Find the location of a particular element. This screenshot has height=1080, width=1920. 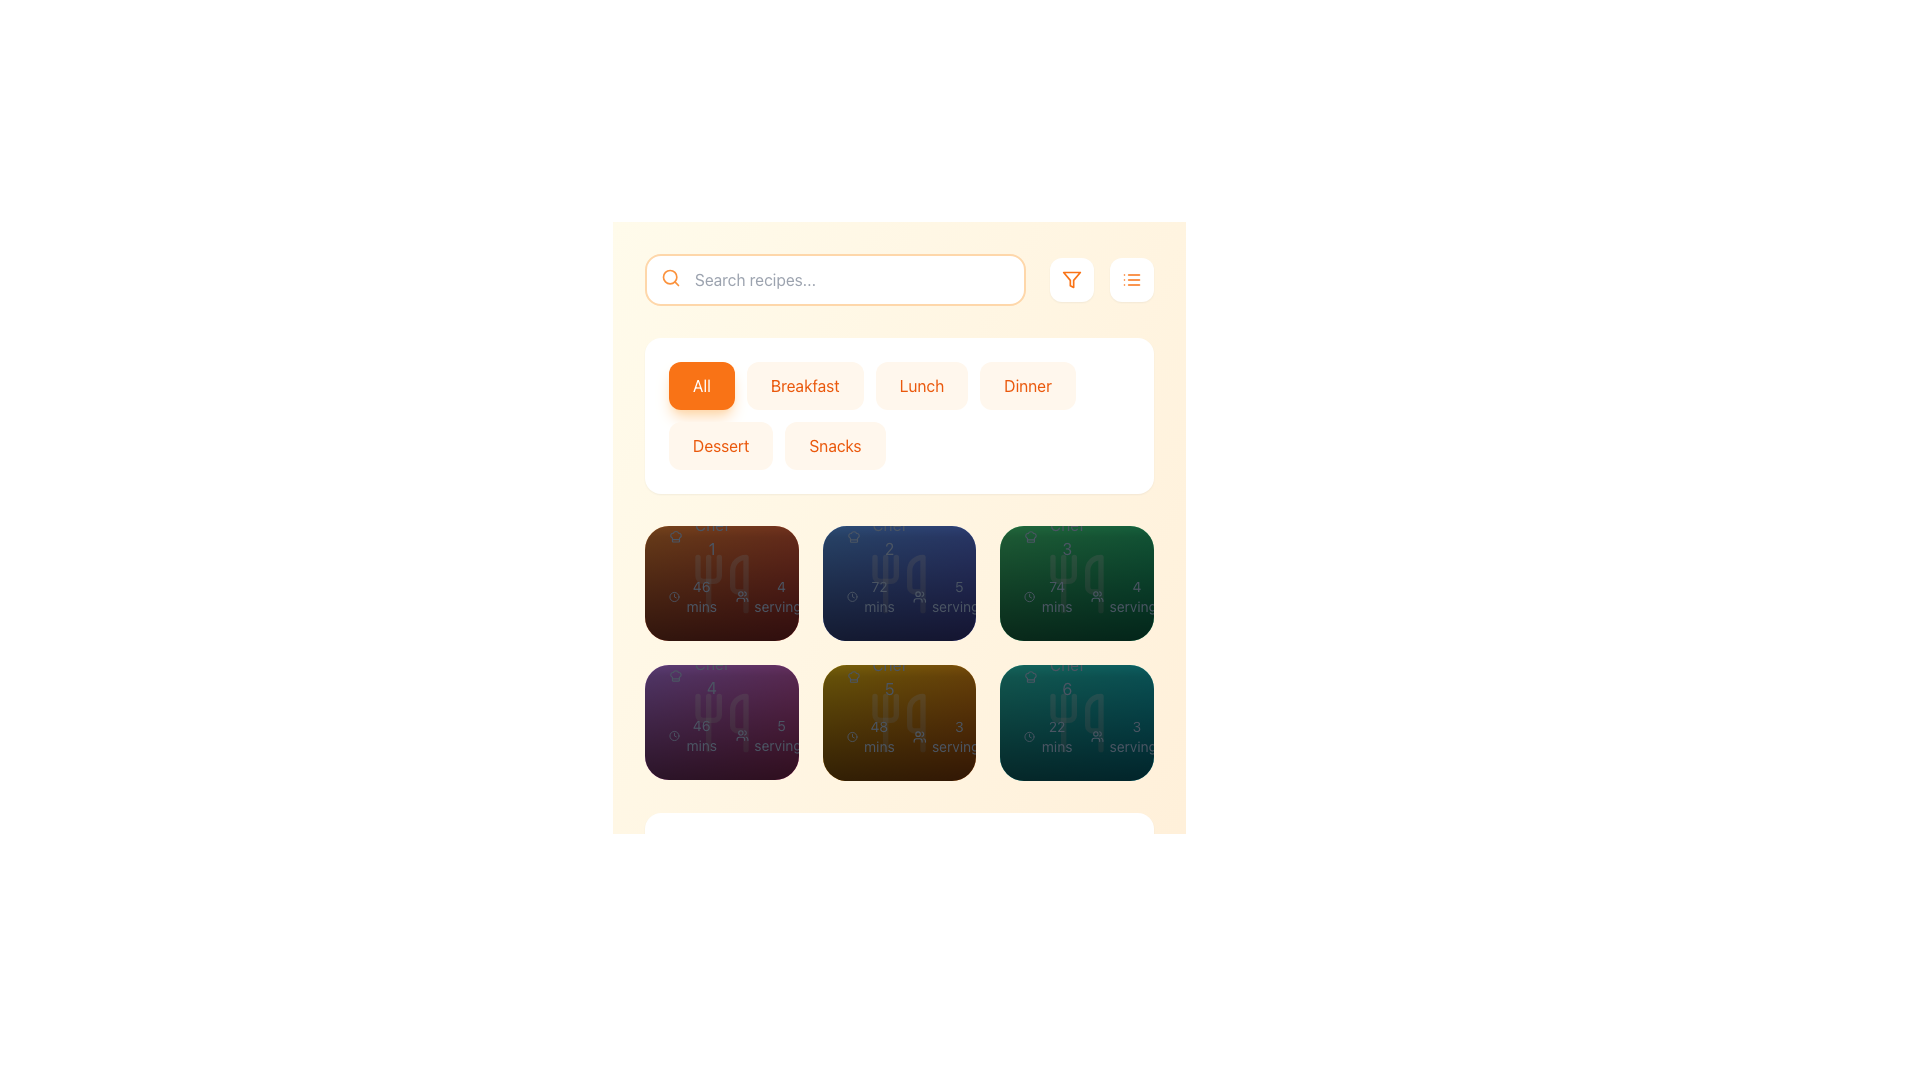

the 'Snacks' button, which is a rectangular button with rounded corners and a light orange background is located at coordinates (835, 445).